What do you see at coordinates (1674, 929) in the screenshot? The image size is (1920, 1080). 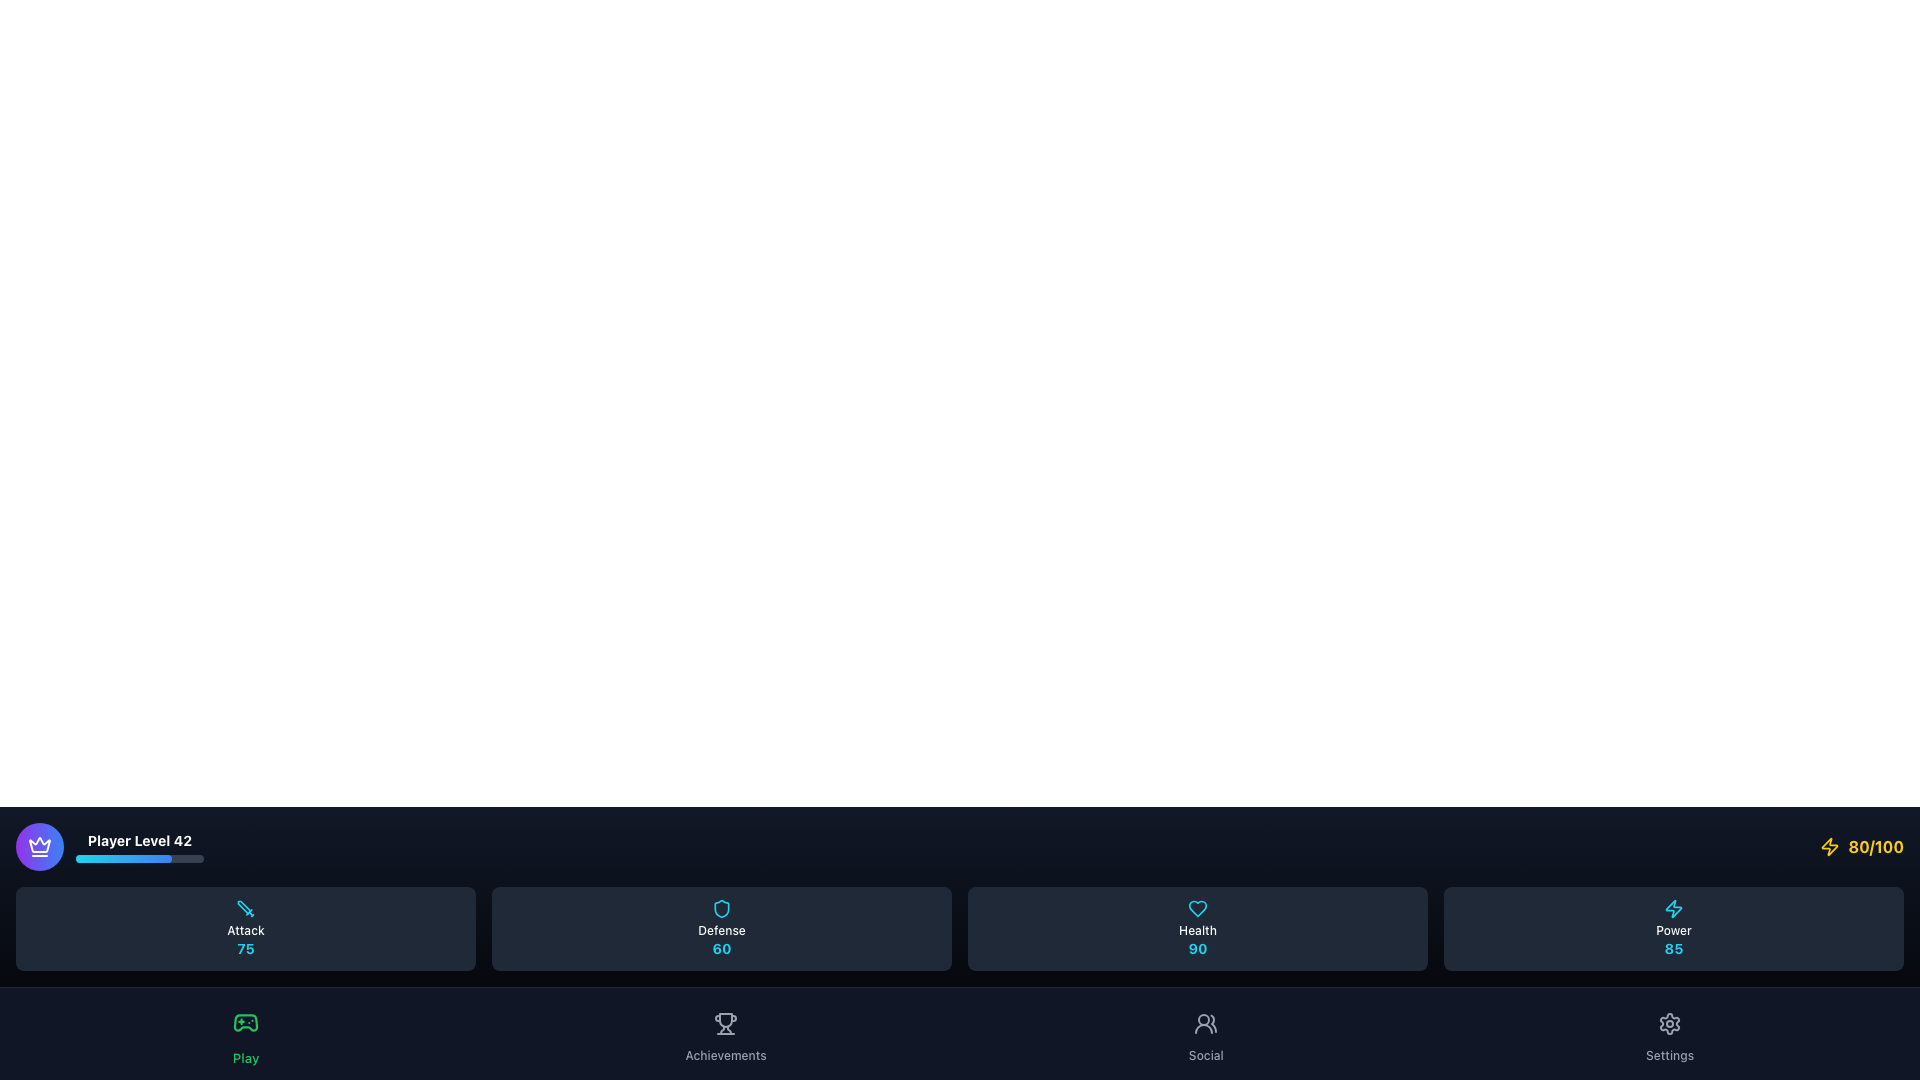 I see `the content of the fourth card from the left, which displays a cyan lightning bolt icon, the title 'Power' in white text, and the value '85' in cyan, all centered within a dark gray rectangular card` at bounding box center [1674, 929].